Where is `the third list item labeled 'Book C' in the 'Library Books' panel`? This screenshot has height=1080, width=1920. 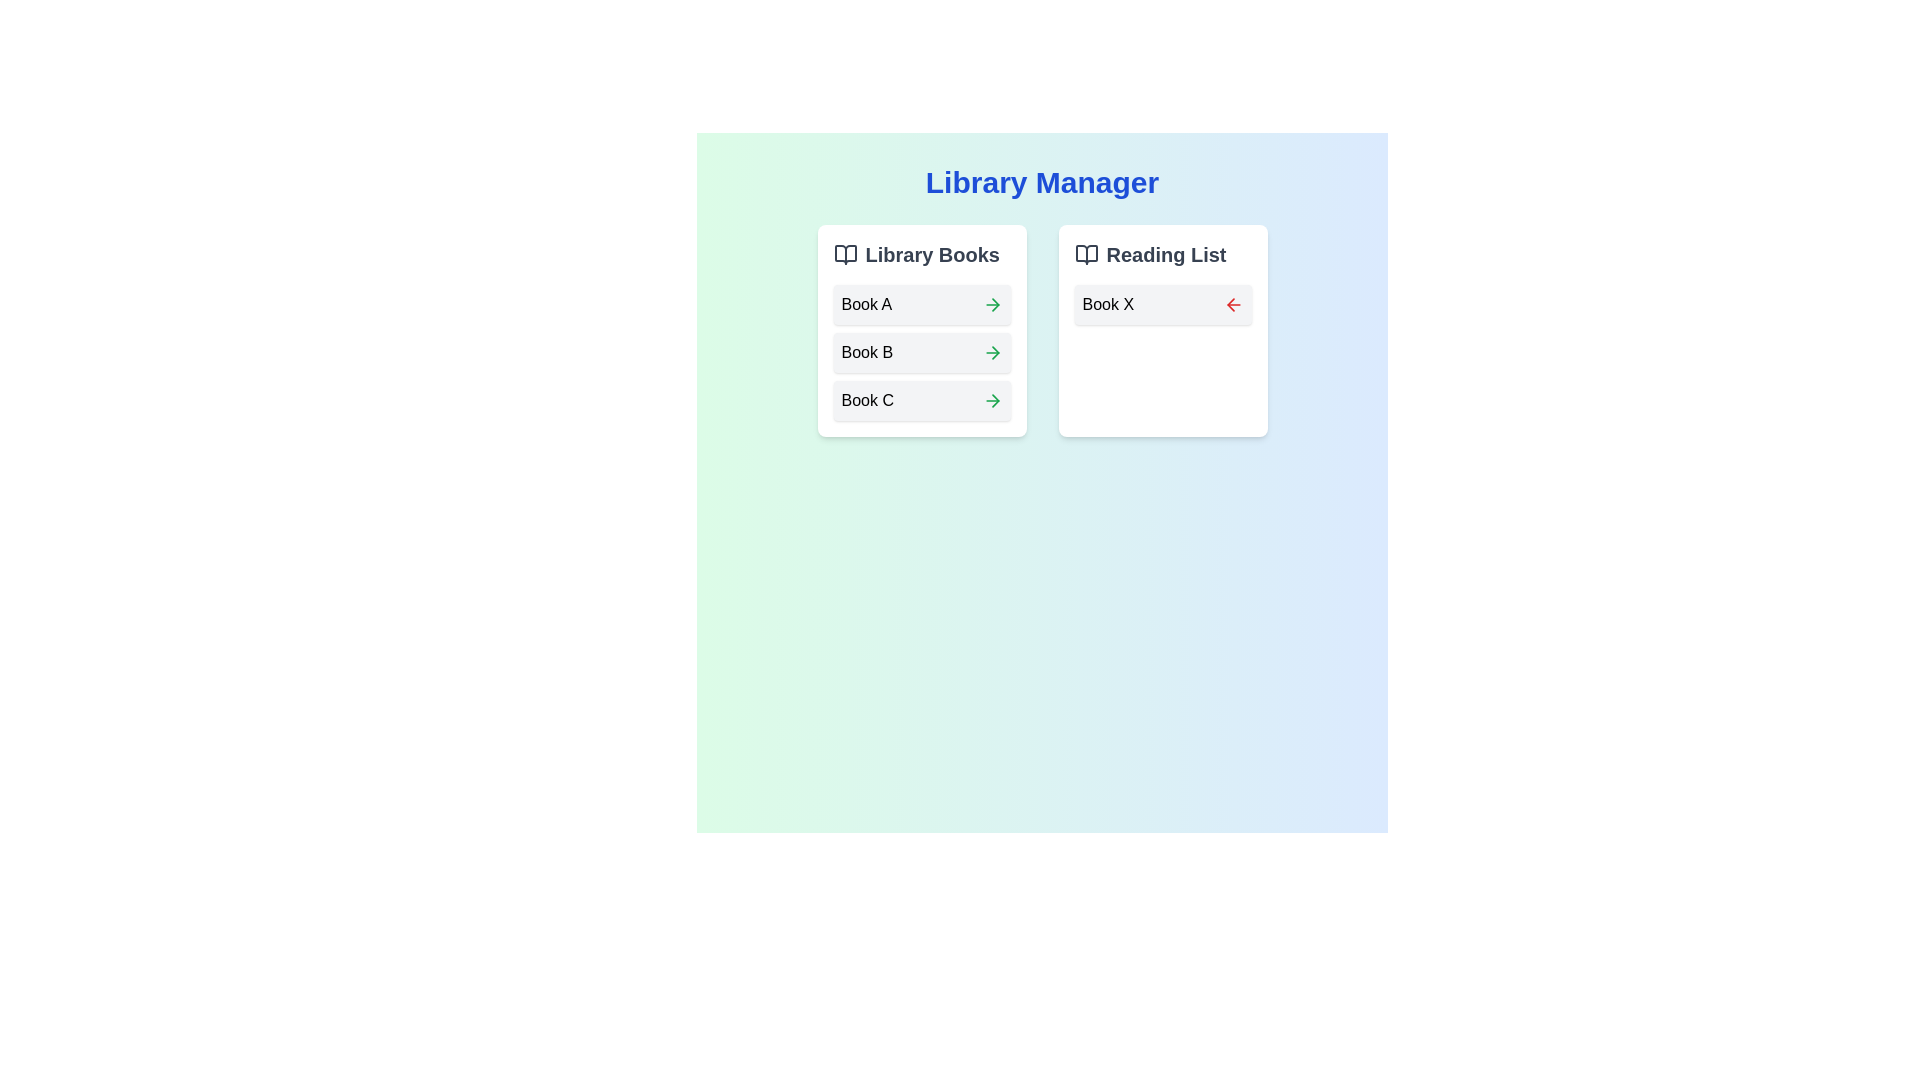 the third list item labeled 'Book C' in the 'Library Books' panel is located at coordinates (920, 401).